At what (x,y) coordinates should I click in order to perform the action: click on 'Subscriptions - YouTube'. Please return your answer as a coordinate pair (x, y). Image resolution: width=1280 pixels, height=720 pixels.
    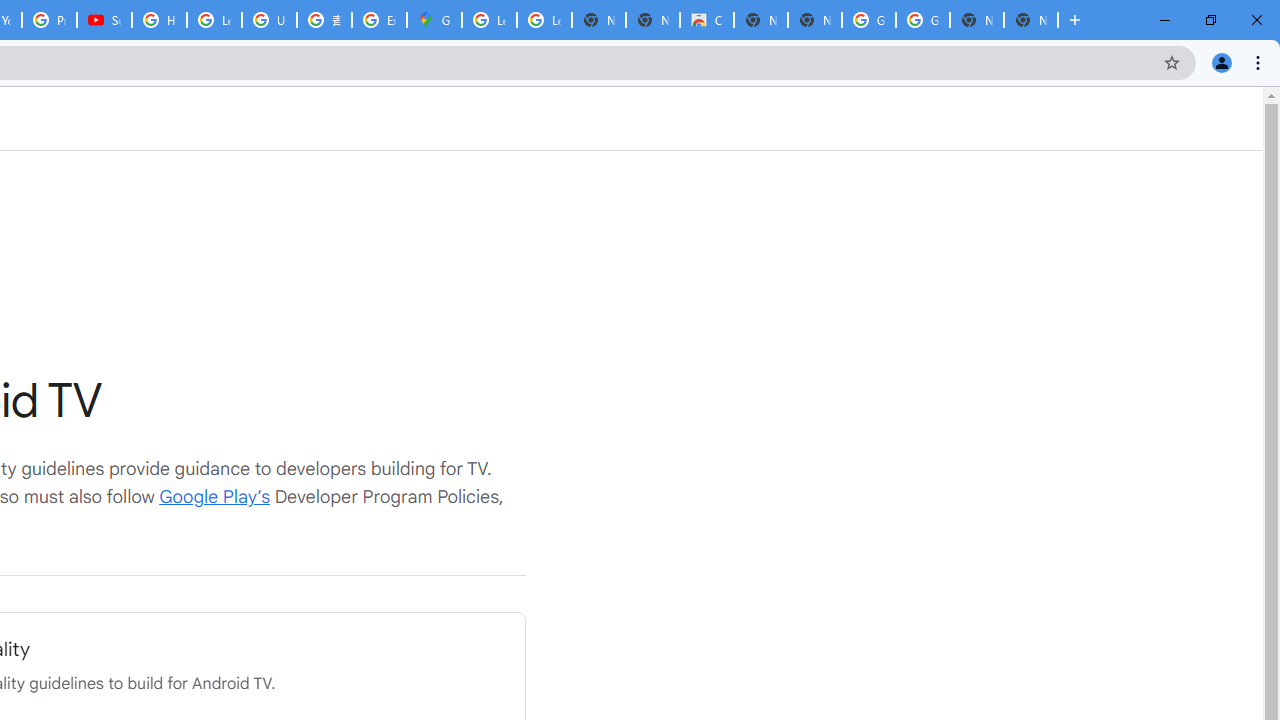
    Looking at the image, I should click on (103, 20).